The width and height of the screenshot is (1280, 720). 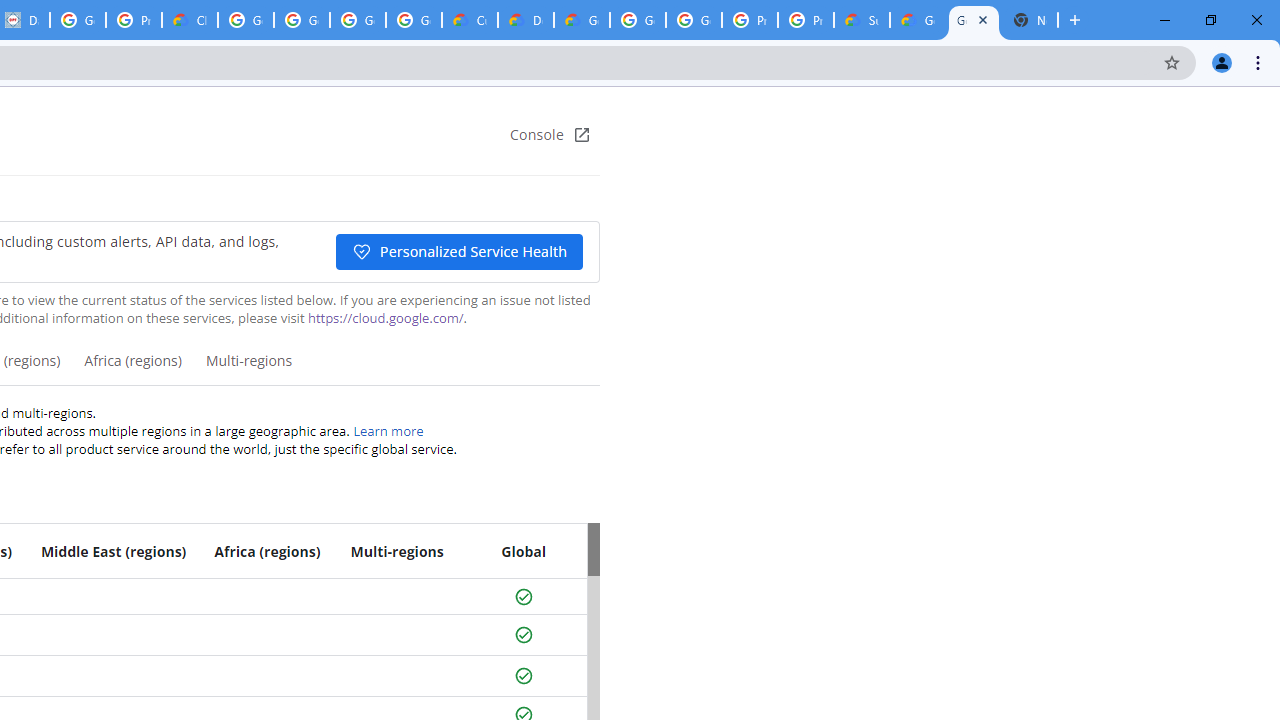 I want to click on 'Support Hub | Google Cloud', so click(x=862, y=20).